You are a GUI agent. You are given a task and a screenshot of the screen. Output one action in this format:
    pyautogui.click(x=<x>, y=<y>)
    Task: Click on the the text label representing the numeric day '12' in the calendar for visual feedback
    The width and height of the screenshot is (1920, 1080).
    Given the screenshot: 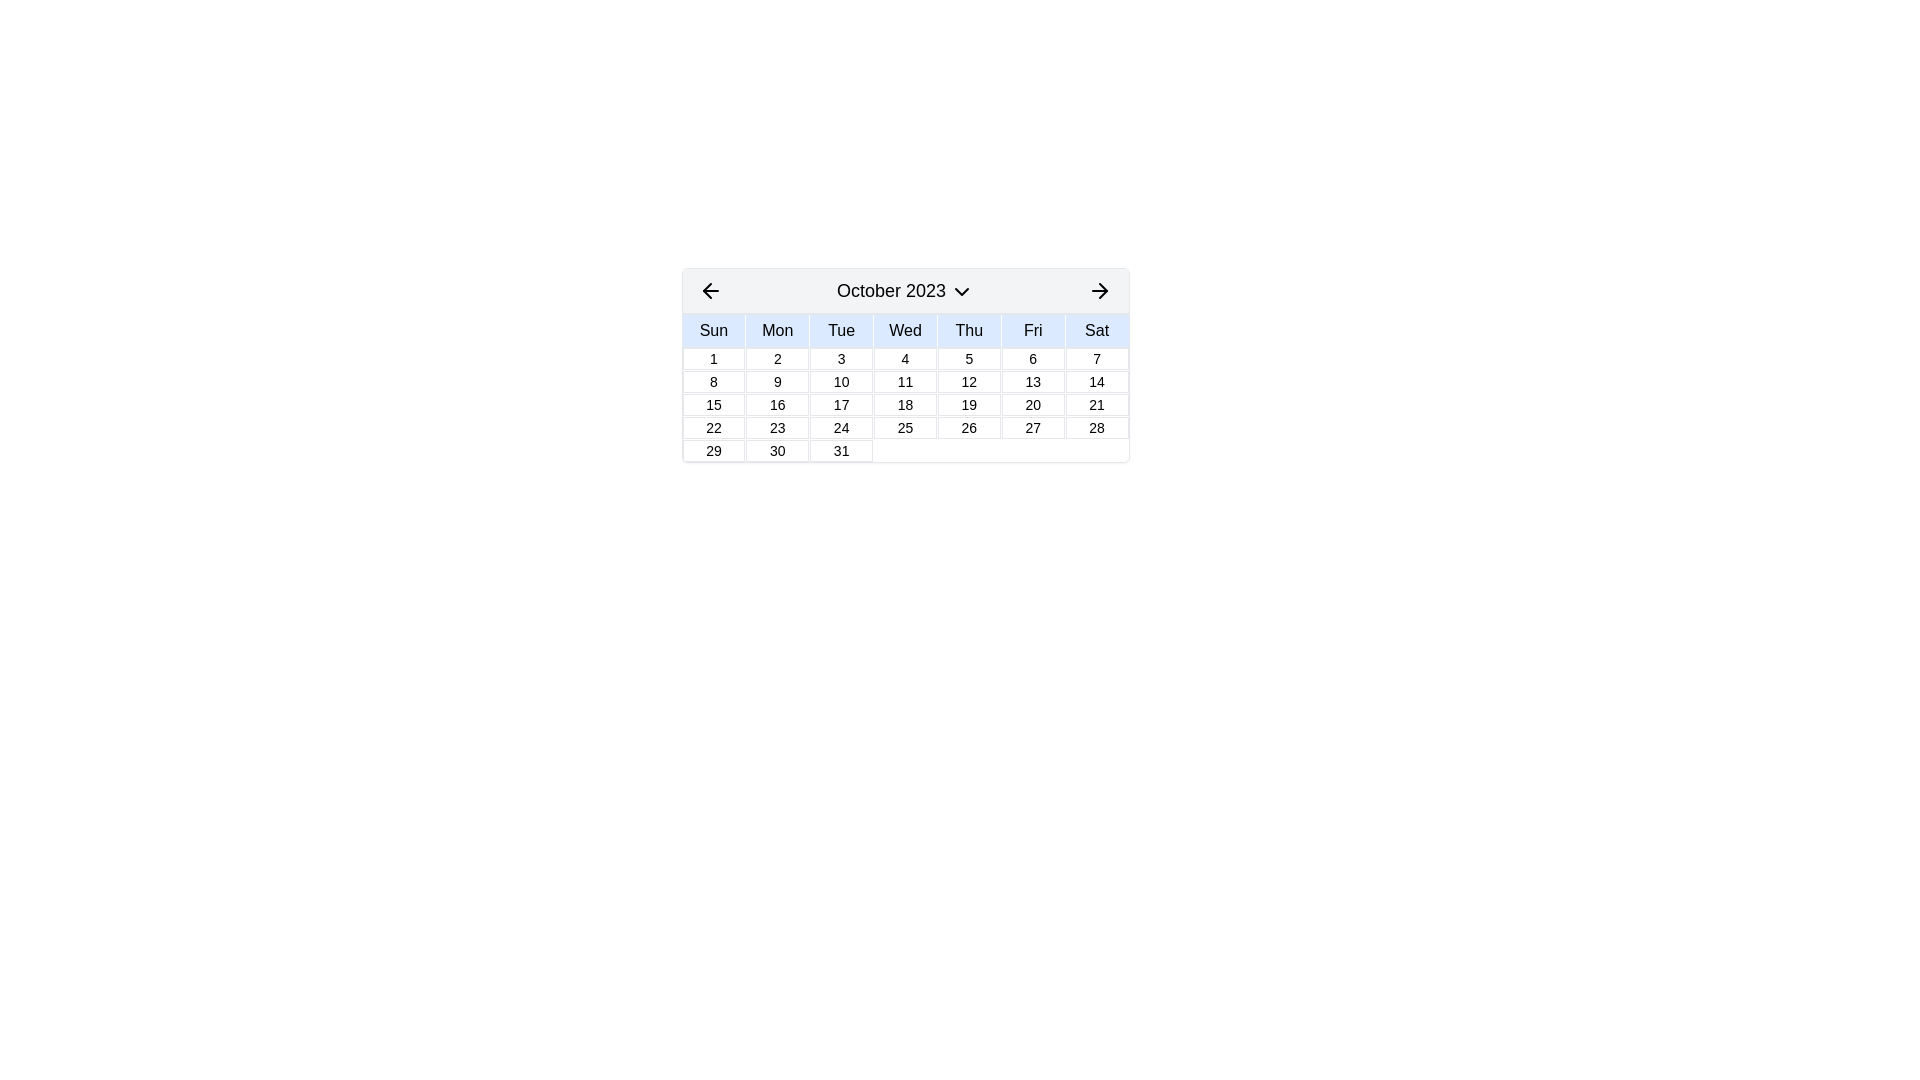 What is the action you would take?
    pyautogui.click(x=969, y=381)
    